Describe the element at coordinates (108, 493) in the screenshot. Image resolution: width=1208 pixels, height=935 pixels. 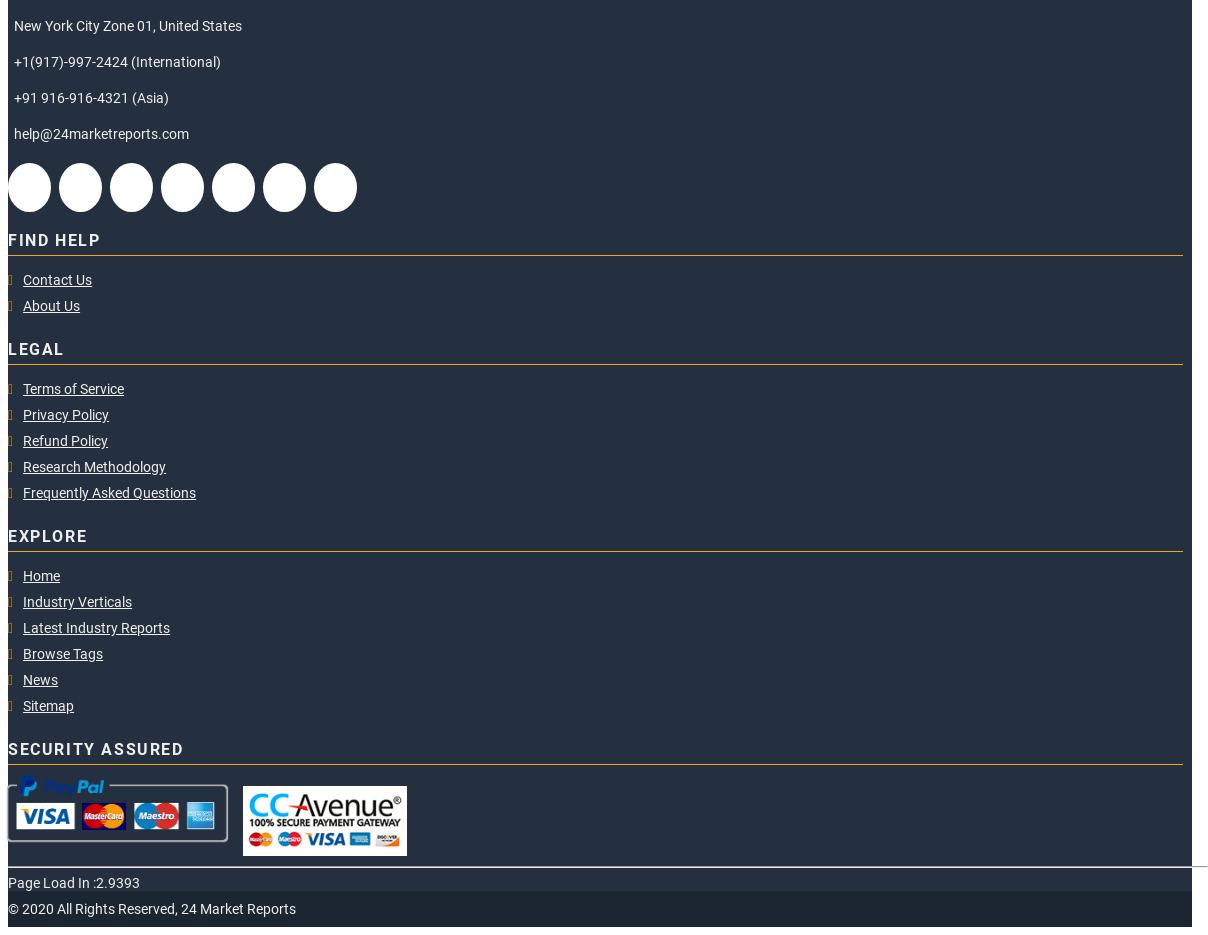
I see `'Frequently Asked Questions'` at that location.